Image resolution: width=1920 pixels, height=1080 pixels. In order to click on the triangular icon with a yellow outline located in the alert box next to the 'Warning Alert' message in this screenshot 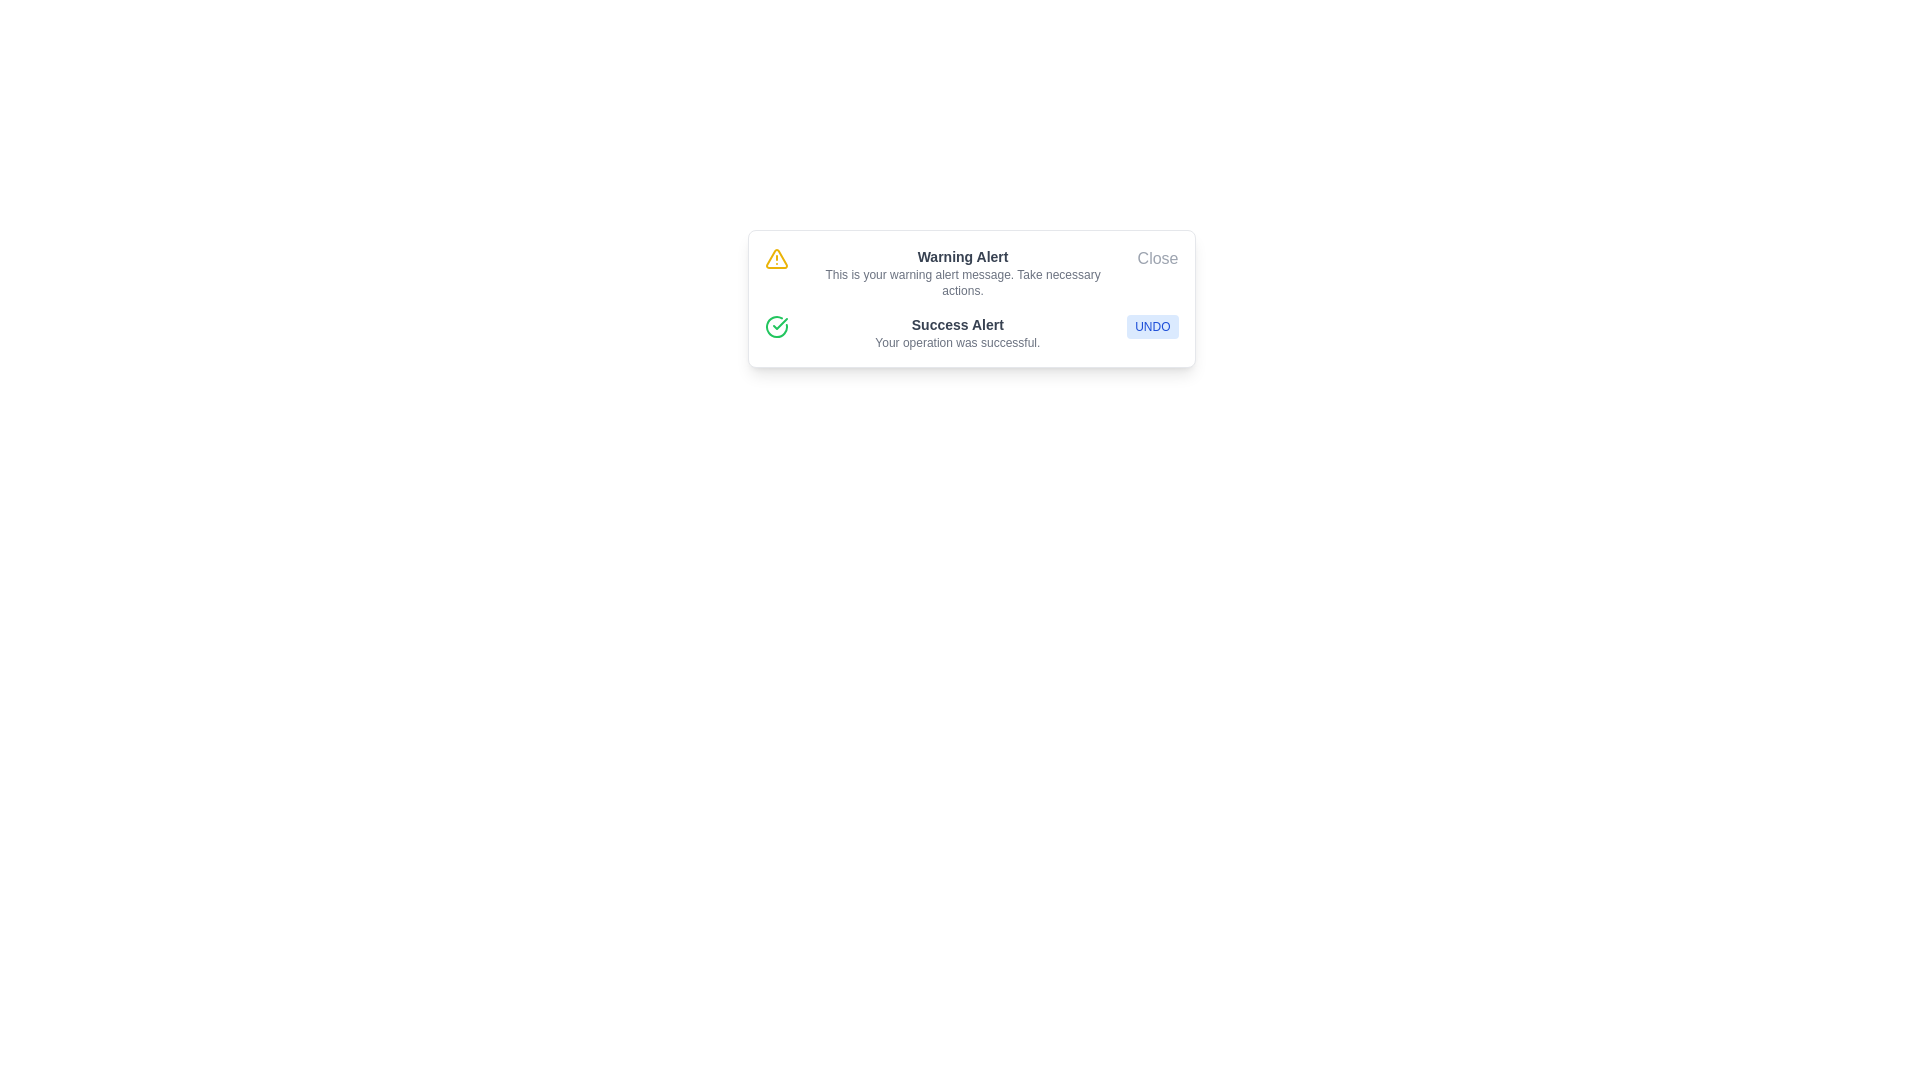, I will do `click(775, 257)`.